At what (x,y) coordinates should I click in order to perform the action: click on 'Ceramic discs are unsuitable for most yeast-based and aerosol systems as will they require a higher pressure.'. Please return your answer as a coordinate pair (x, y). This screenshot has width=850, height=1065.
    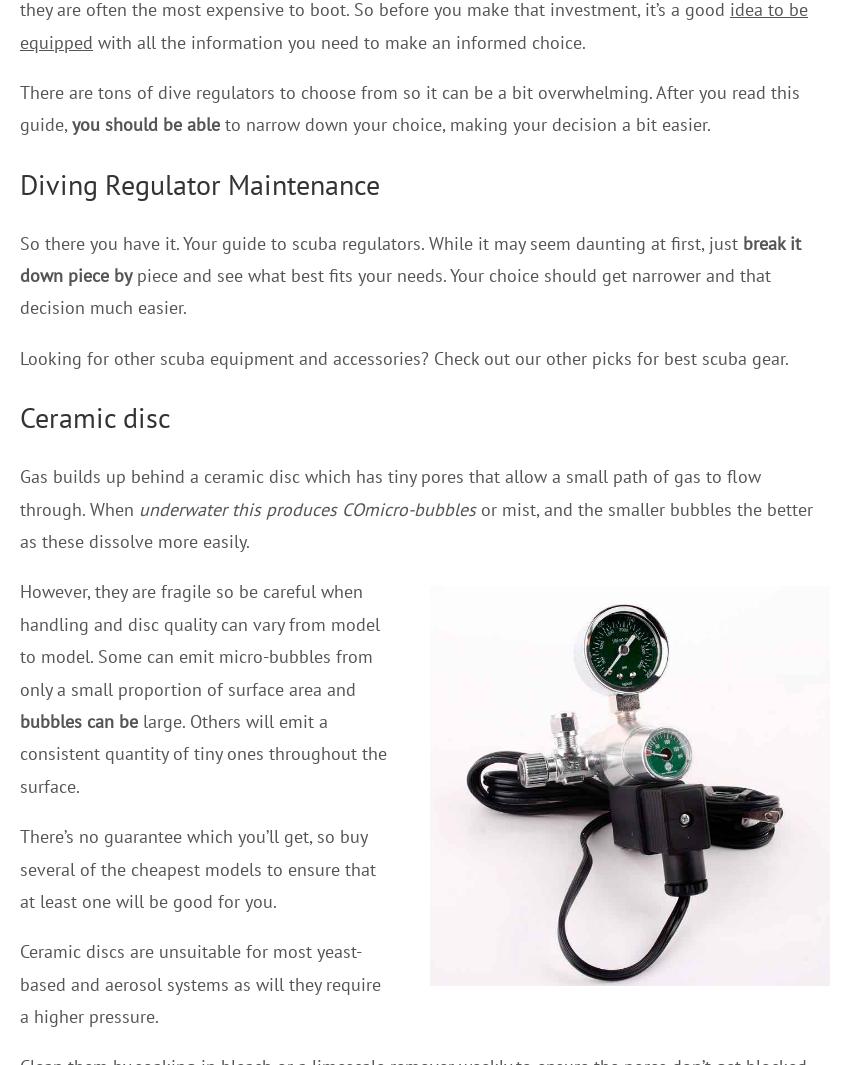
    Looking at the image, I should click on (199, 983).